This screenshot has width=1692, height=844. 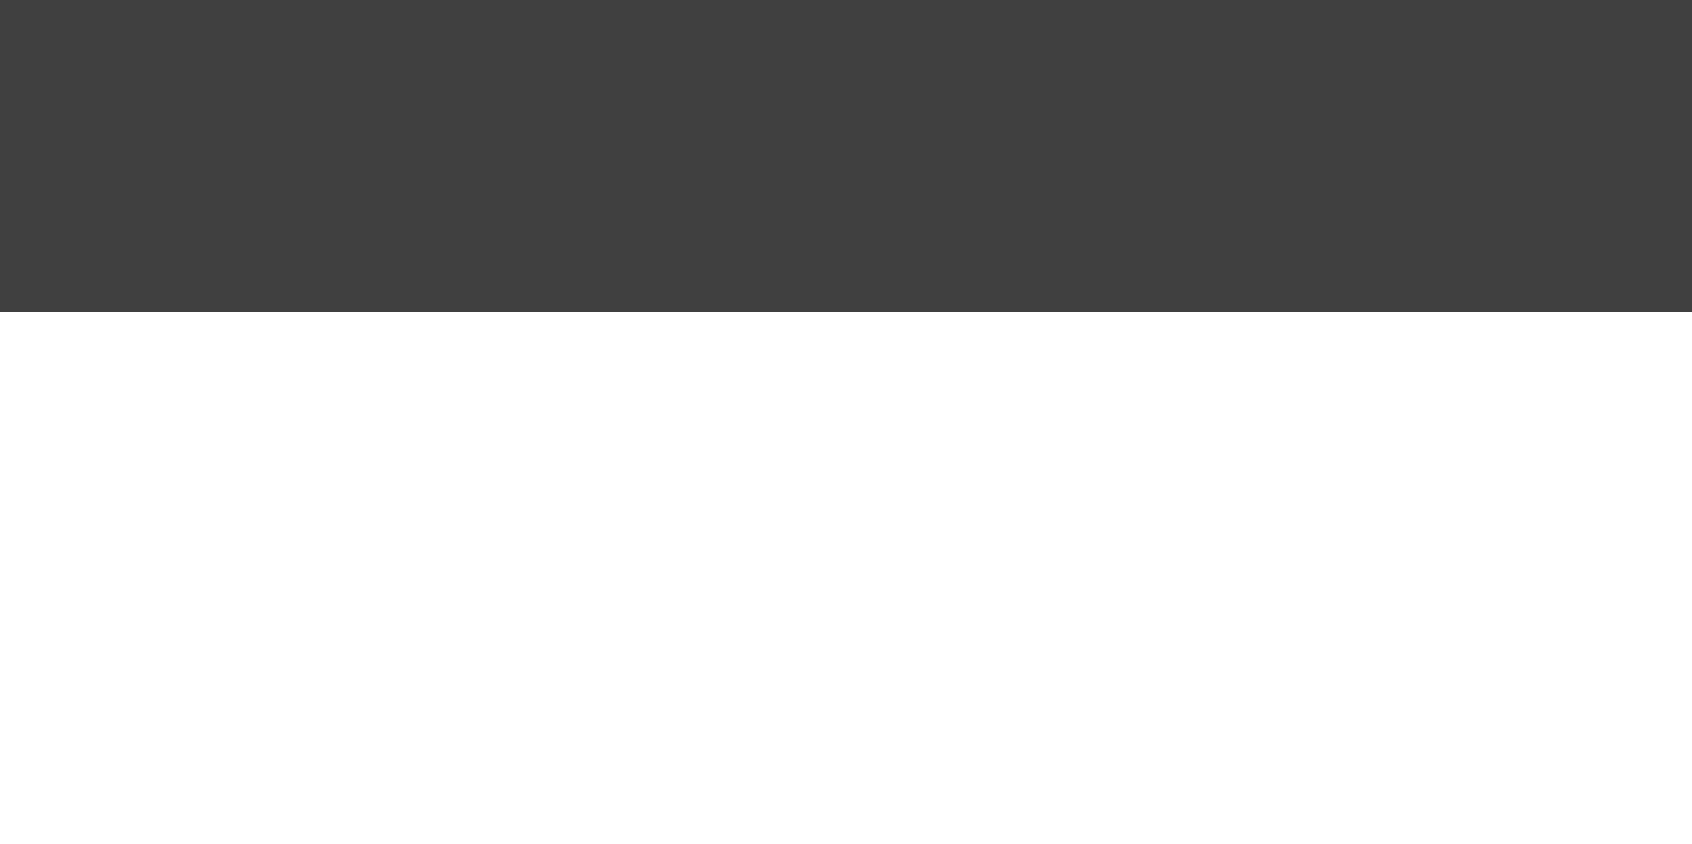 I want to click on 'Twitter', so click(x=1173, y=12).